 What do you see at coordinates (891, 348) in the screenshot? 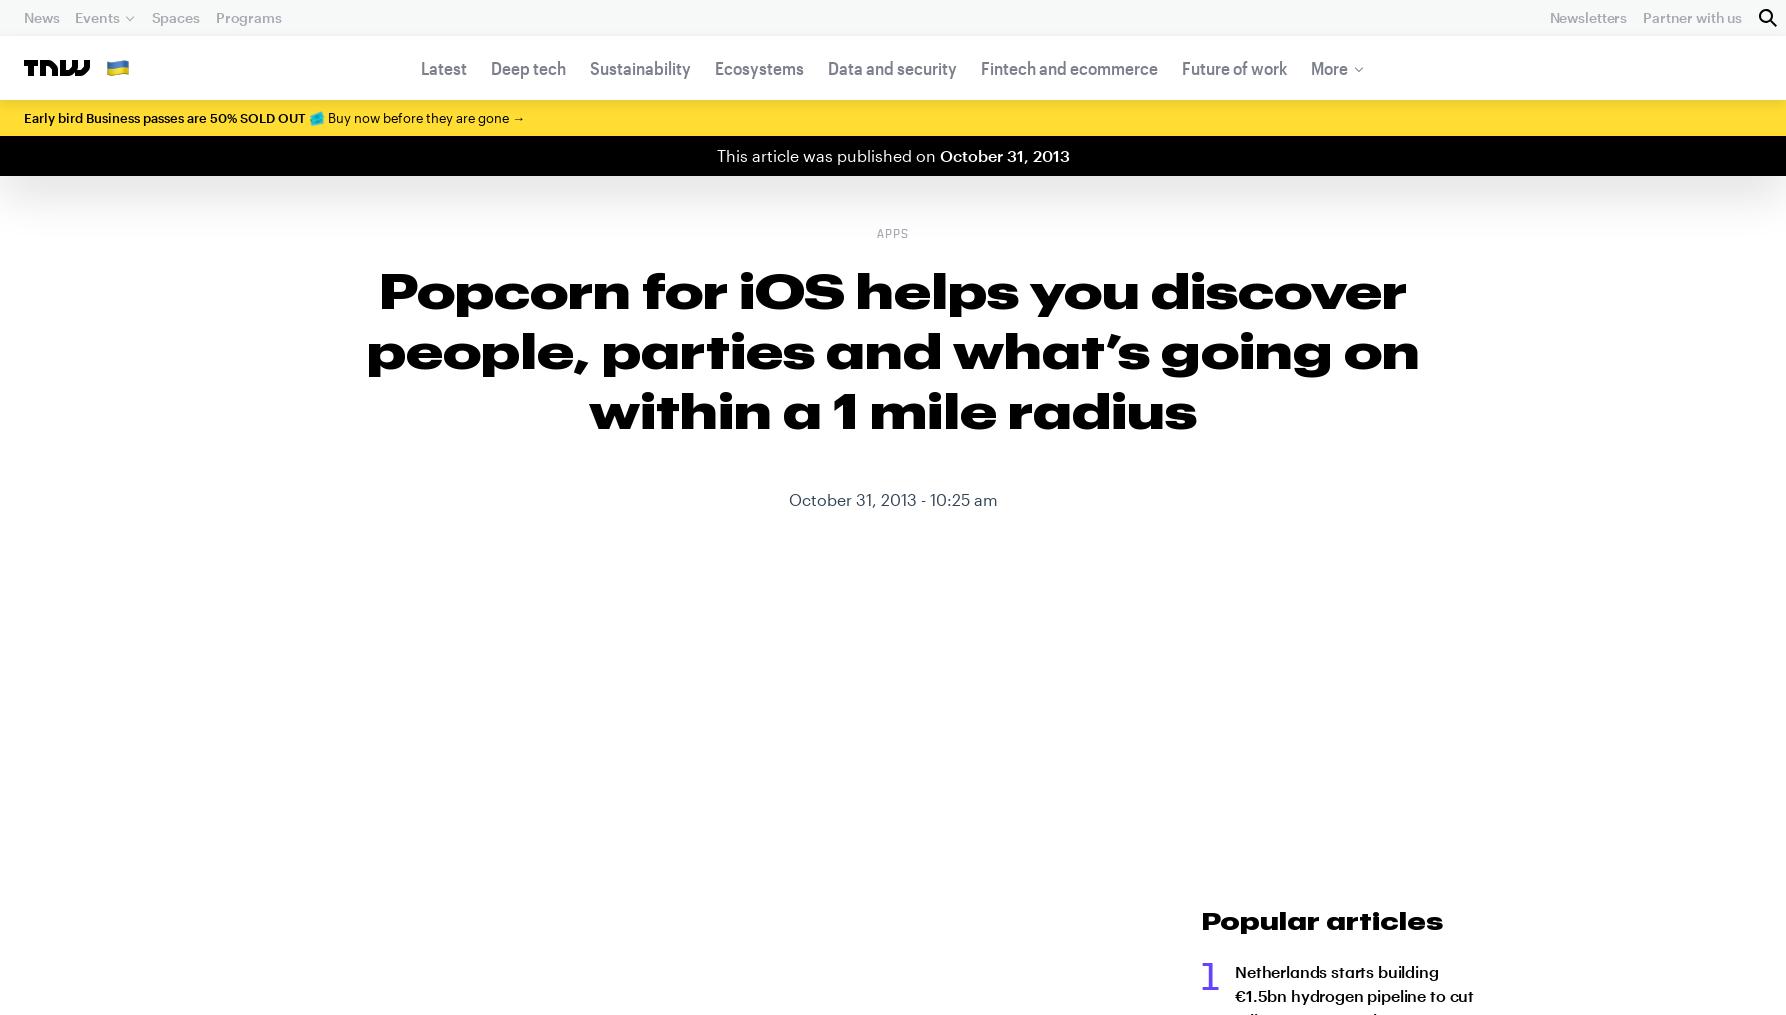
I see `'Popcorn for iOS helps you discover people, parties and what’s going on within a 1 mile radius'` at bounding box center [891, 348].